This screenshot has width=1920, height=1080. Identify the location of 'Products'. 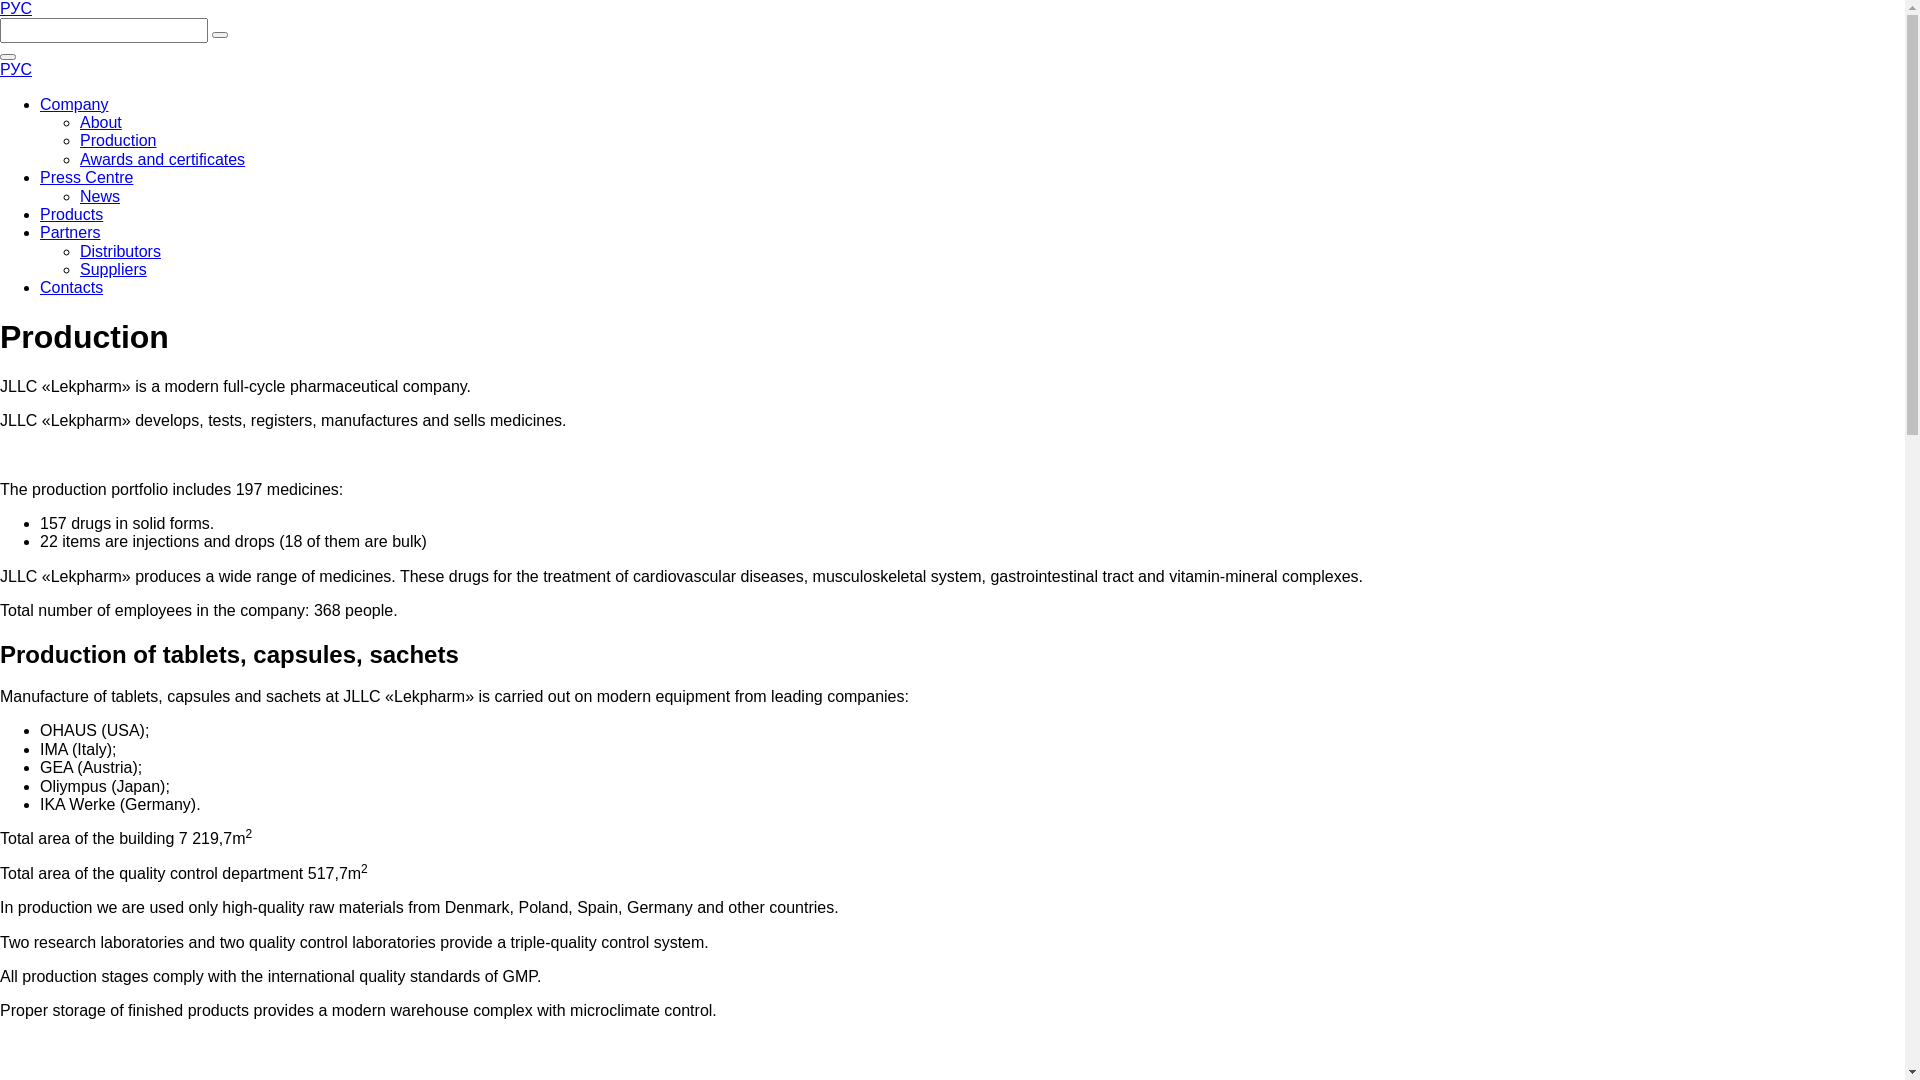
(39, 214).